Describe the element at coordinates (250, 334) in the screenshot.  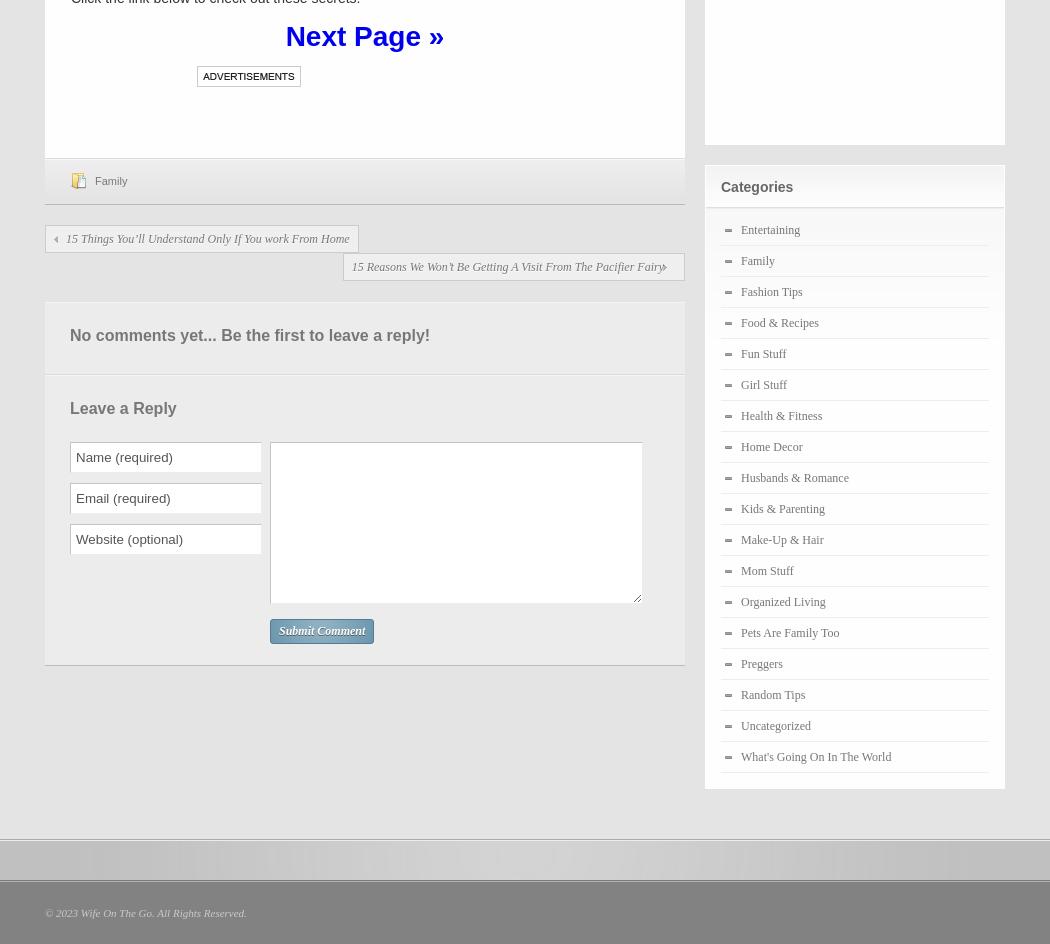
I see `'No comments yet... Be the first to leave a reply!'` at that location.